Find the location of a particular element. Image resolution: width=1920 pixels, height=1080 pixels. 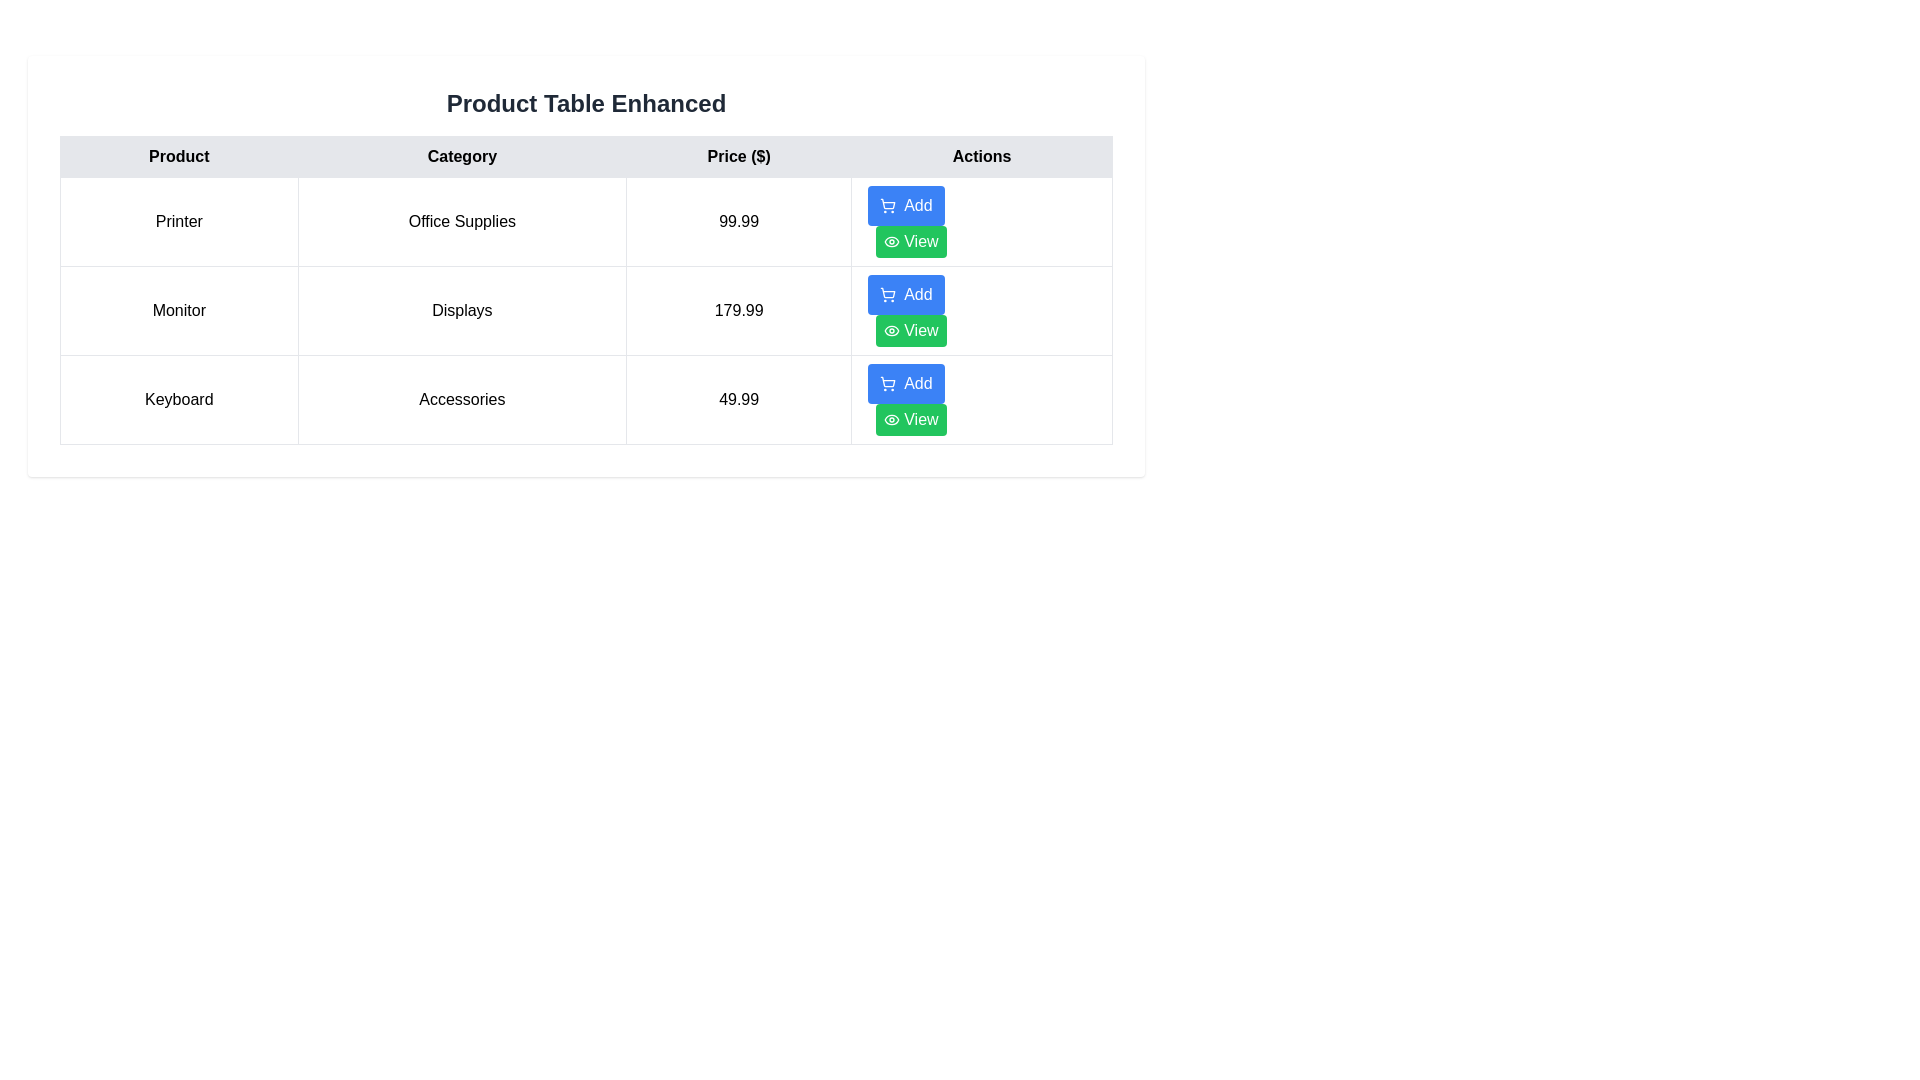

the green rectangular button labeled 'View' with an eye icon on its left, located in the 'Actions' column of the third row of the table is located at coordinates (910, 419).